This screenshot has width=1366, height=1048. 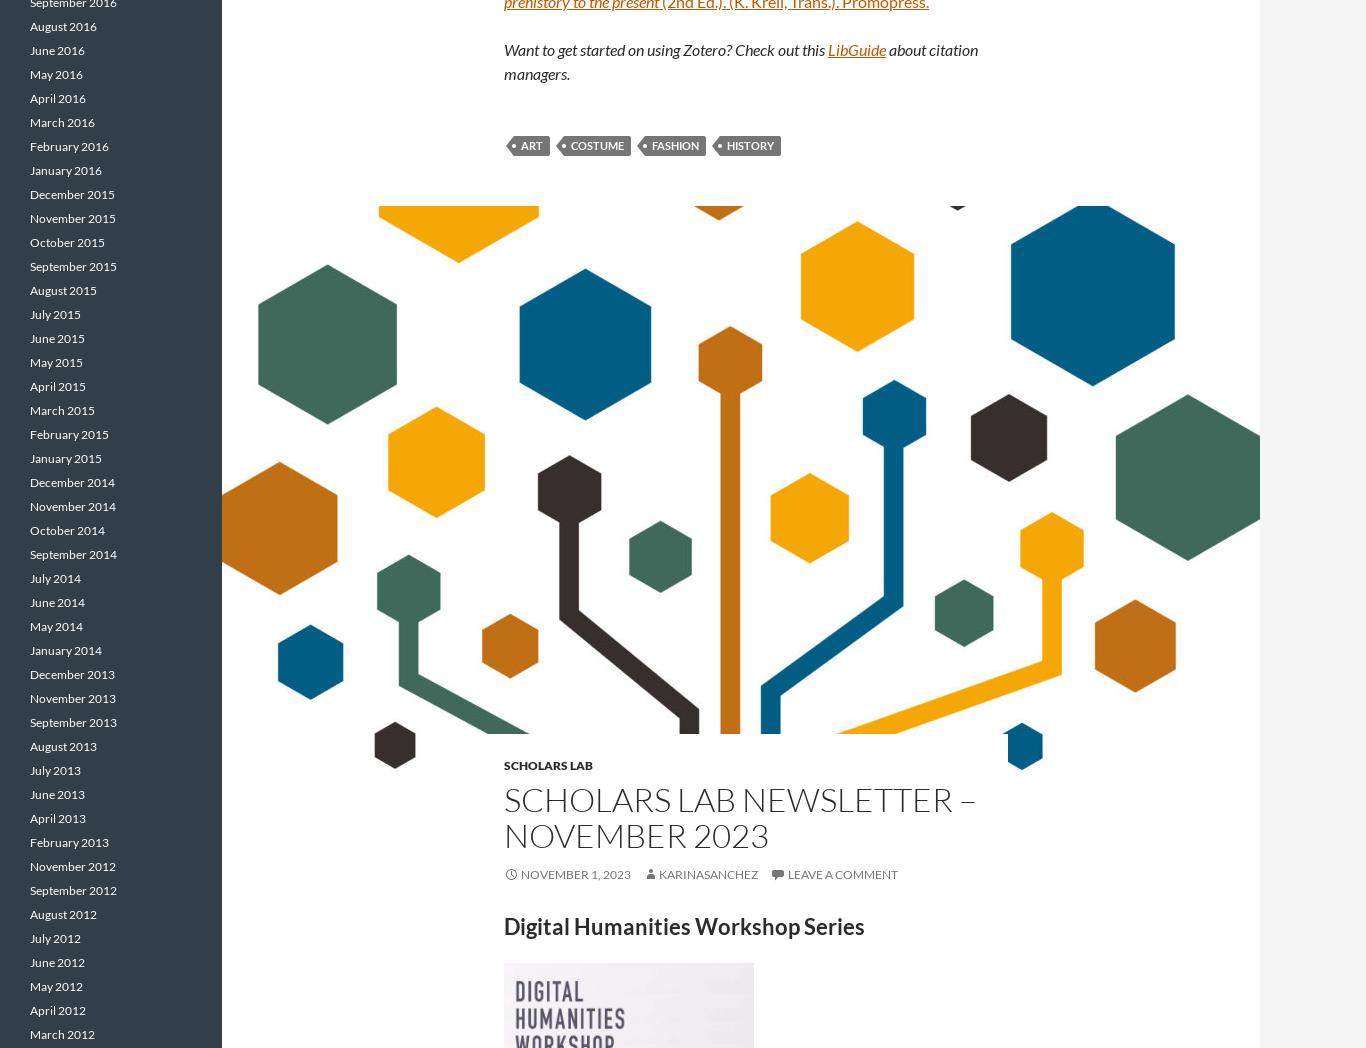 I want to click on 'September 2012', so click(x=73, y=889).